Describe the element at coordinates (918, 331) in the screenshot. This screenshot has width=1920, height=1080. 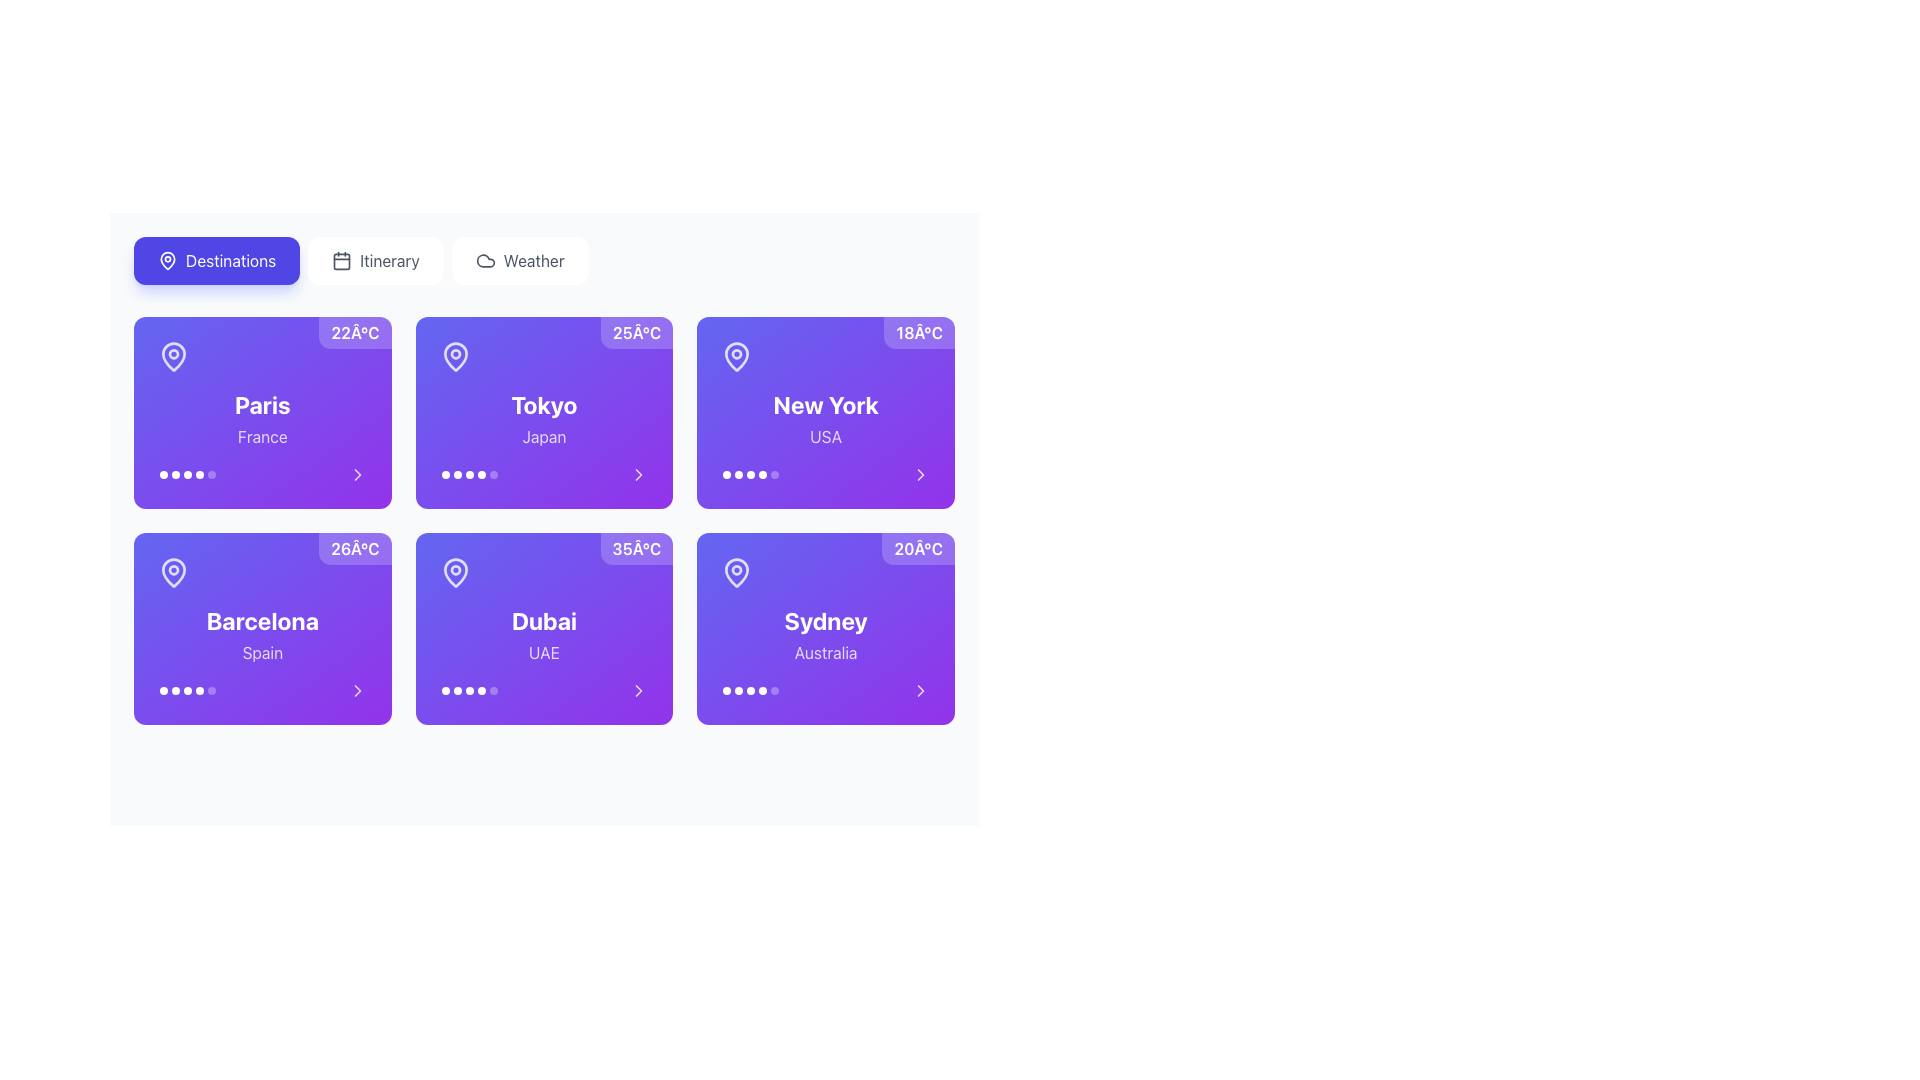
I see `the temperature indicator text label located in the top-right corner of the 'New York' card, which represents the current weather conditions` at that location.